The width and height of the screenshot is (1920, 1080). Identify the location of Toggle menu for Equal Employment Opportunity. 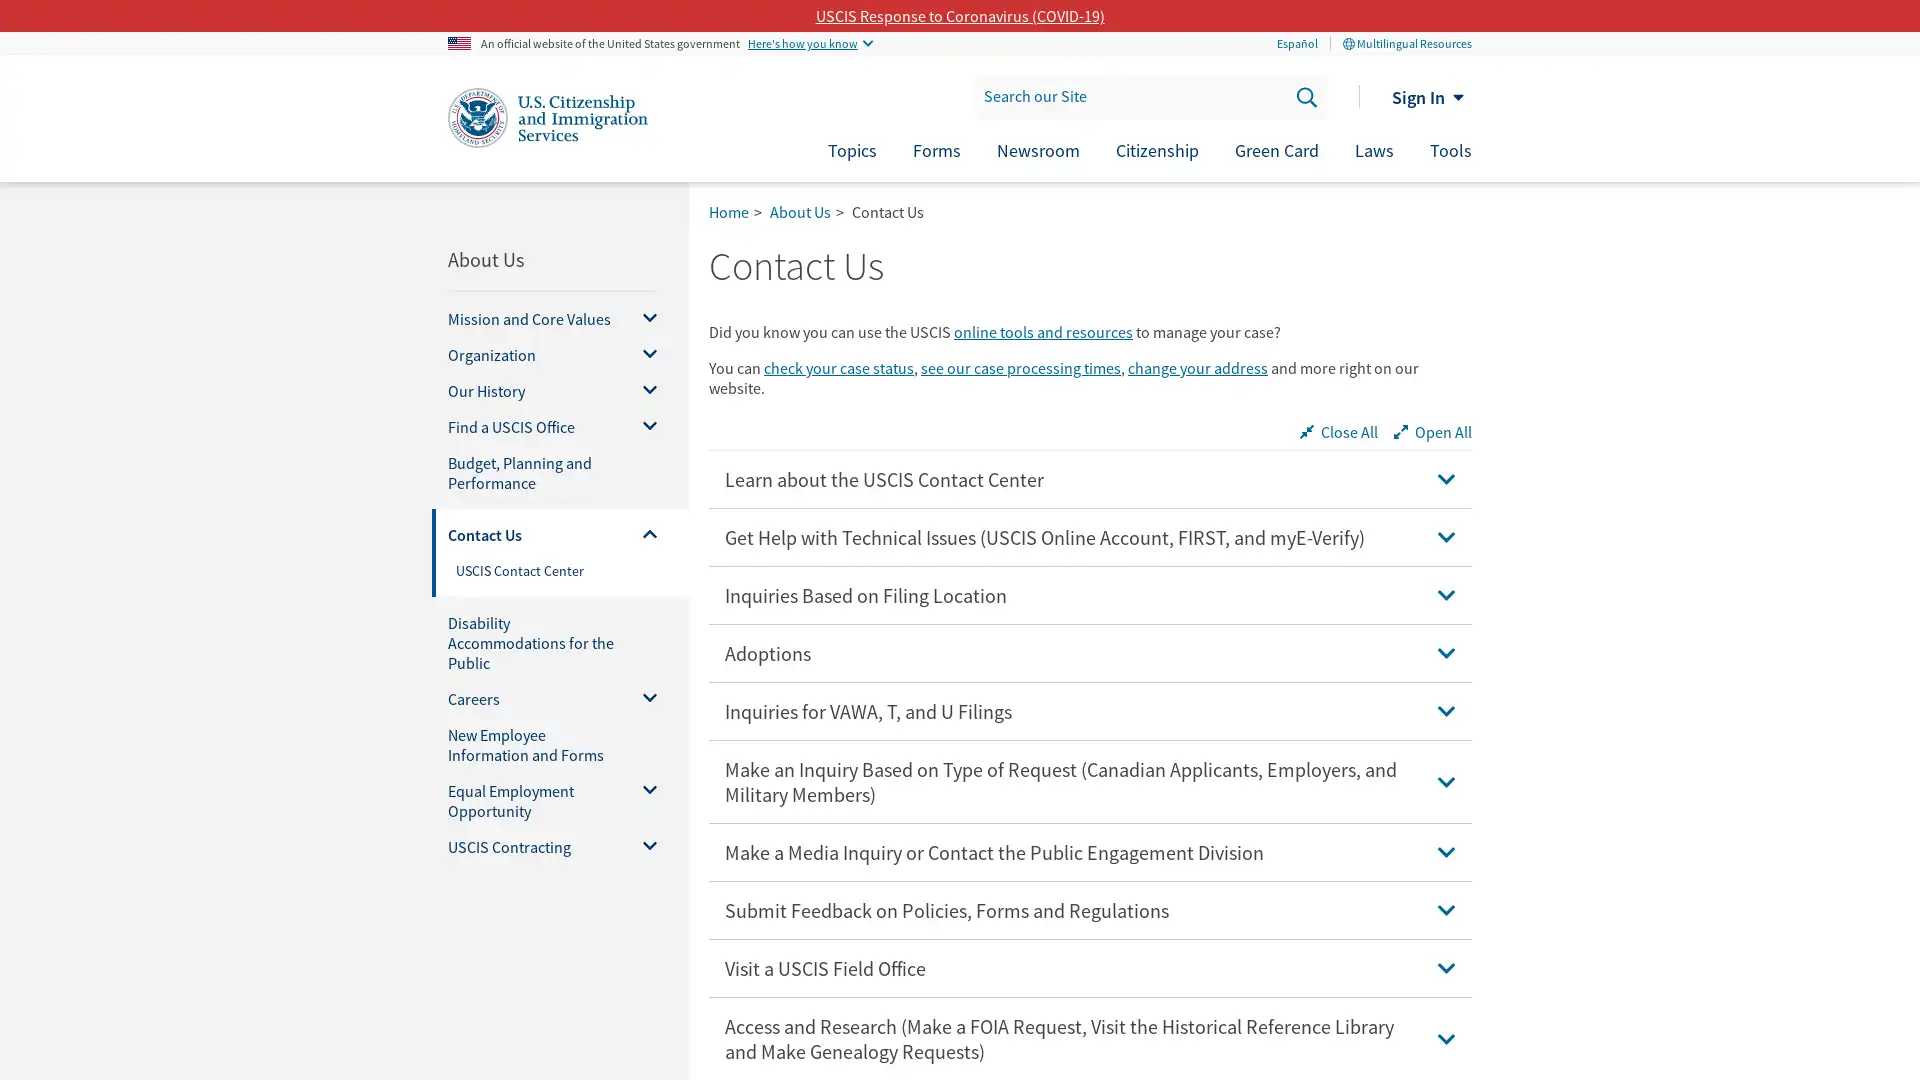
(642, 800).